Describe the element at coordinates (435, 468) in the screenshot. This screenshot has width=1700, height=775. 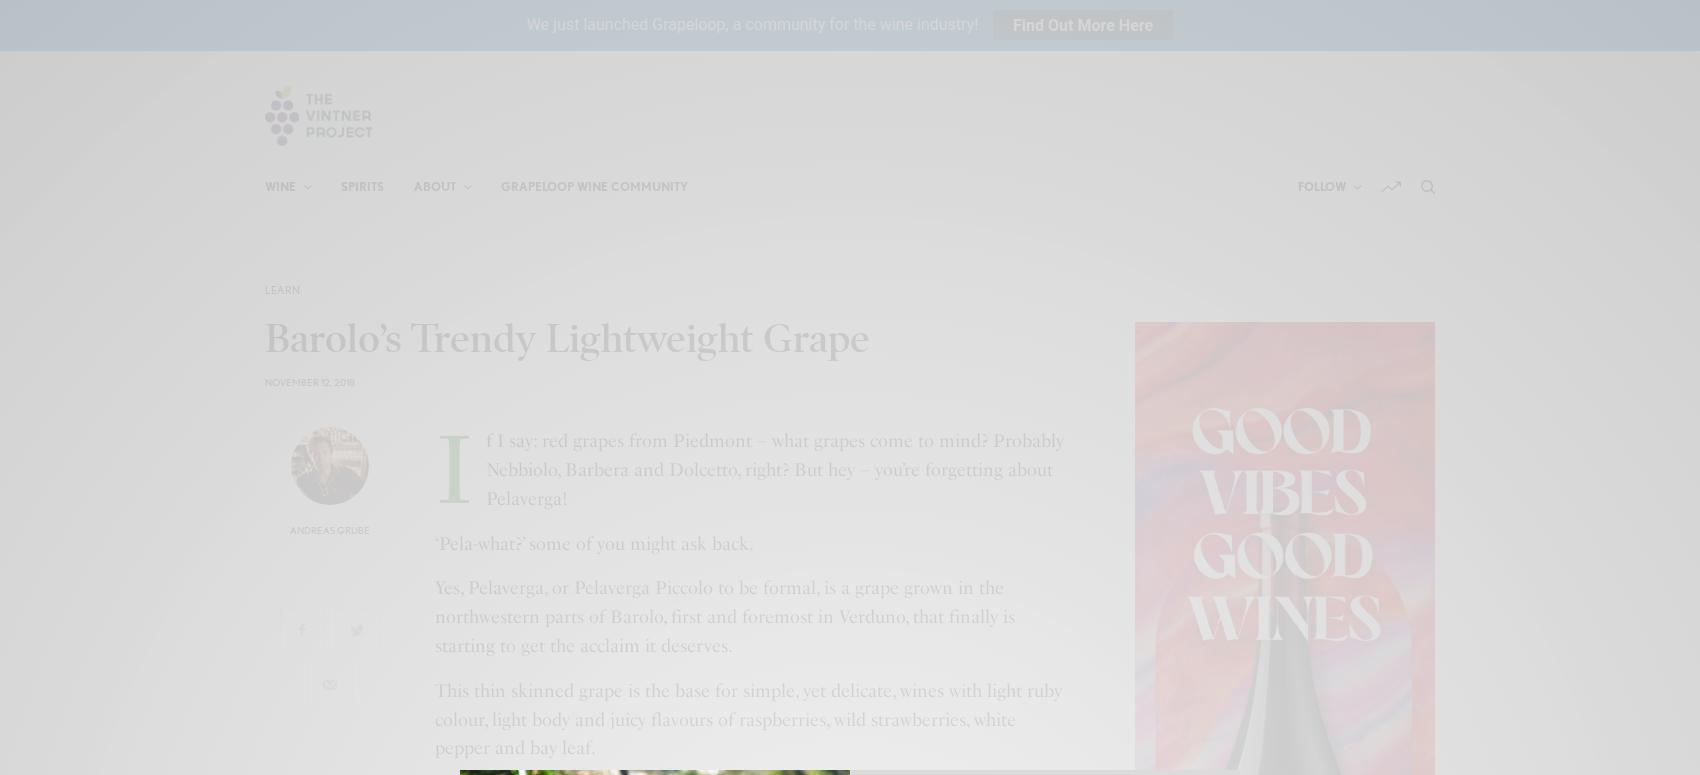
I see `'If I say: red grapes from Piedmont – what grapes come to mind? Probably Nebbiolo, Barbera and Dolcetto, right? But hey – you’re forgetting about Pelaverga!'` at that location.